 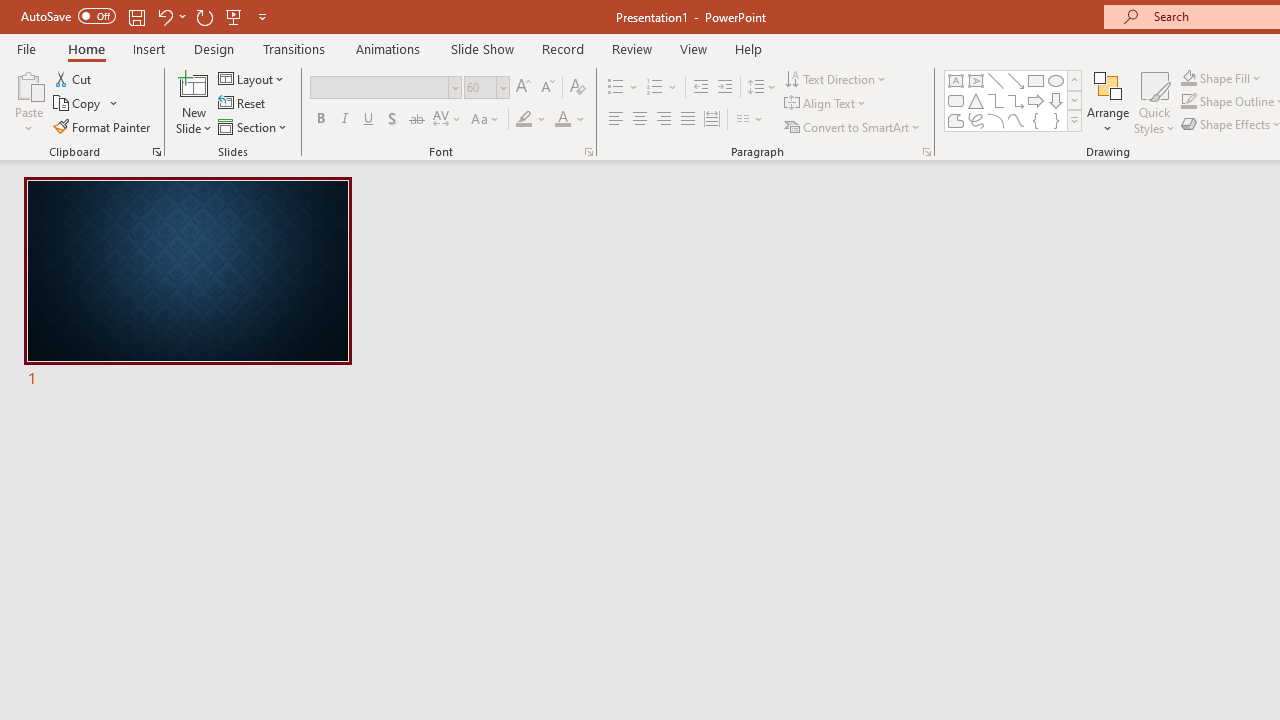 I want to click on 'Office Clipboard...', so click(x=155, y=150).